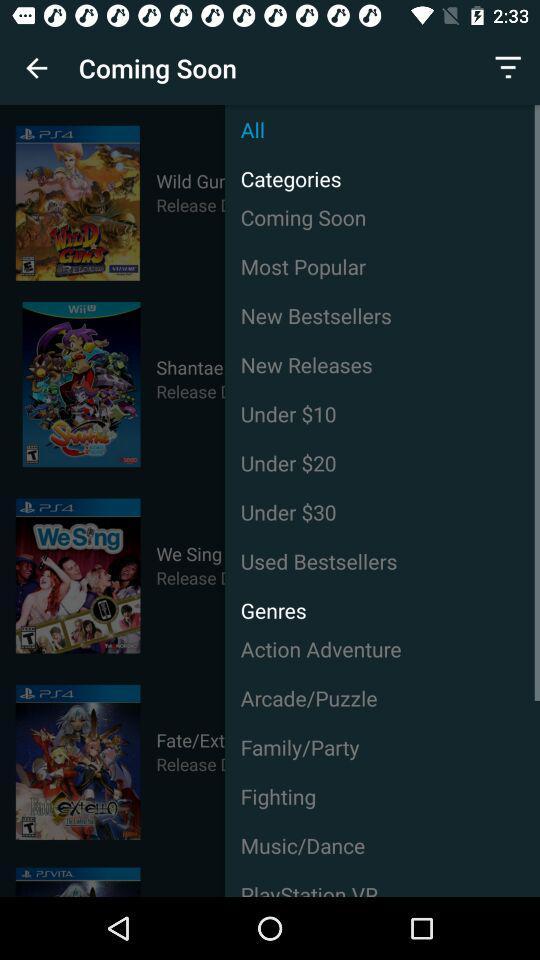 The width and height of the screenshot is (540, 960). Describe the element at coordinates (382, 746) in the screenshot. I see `the family/party icon` at that location.